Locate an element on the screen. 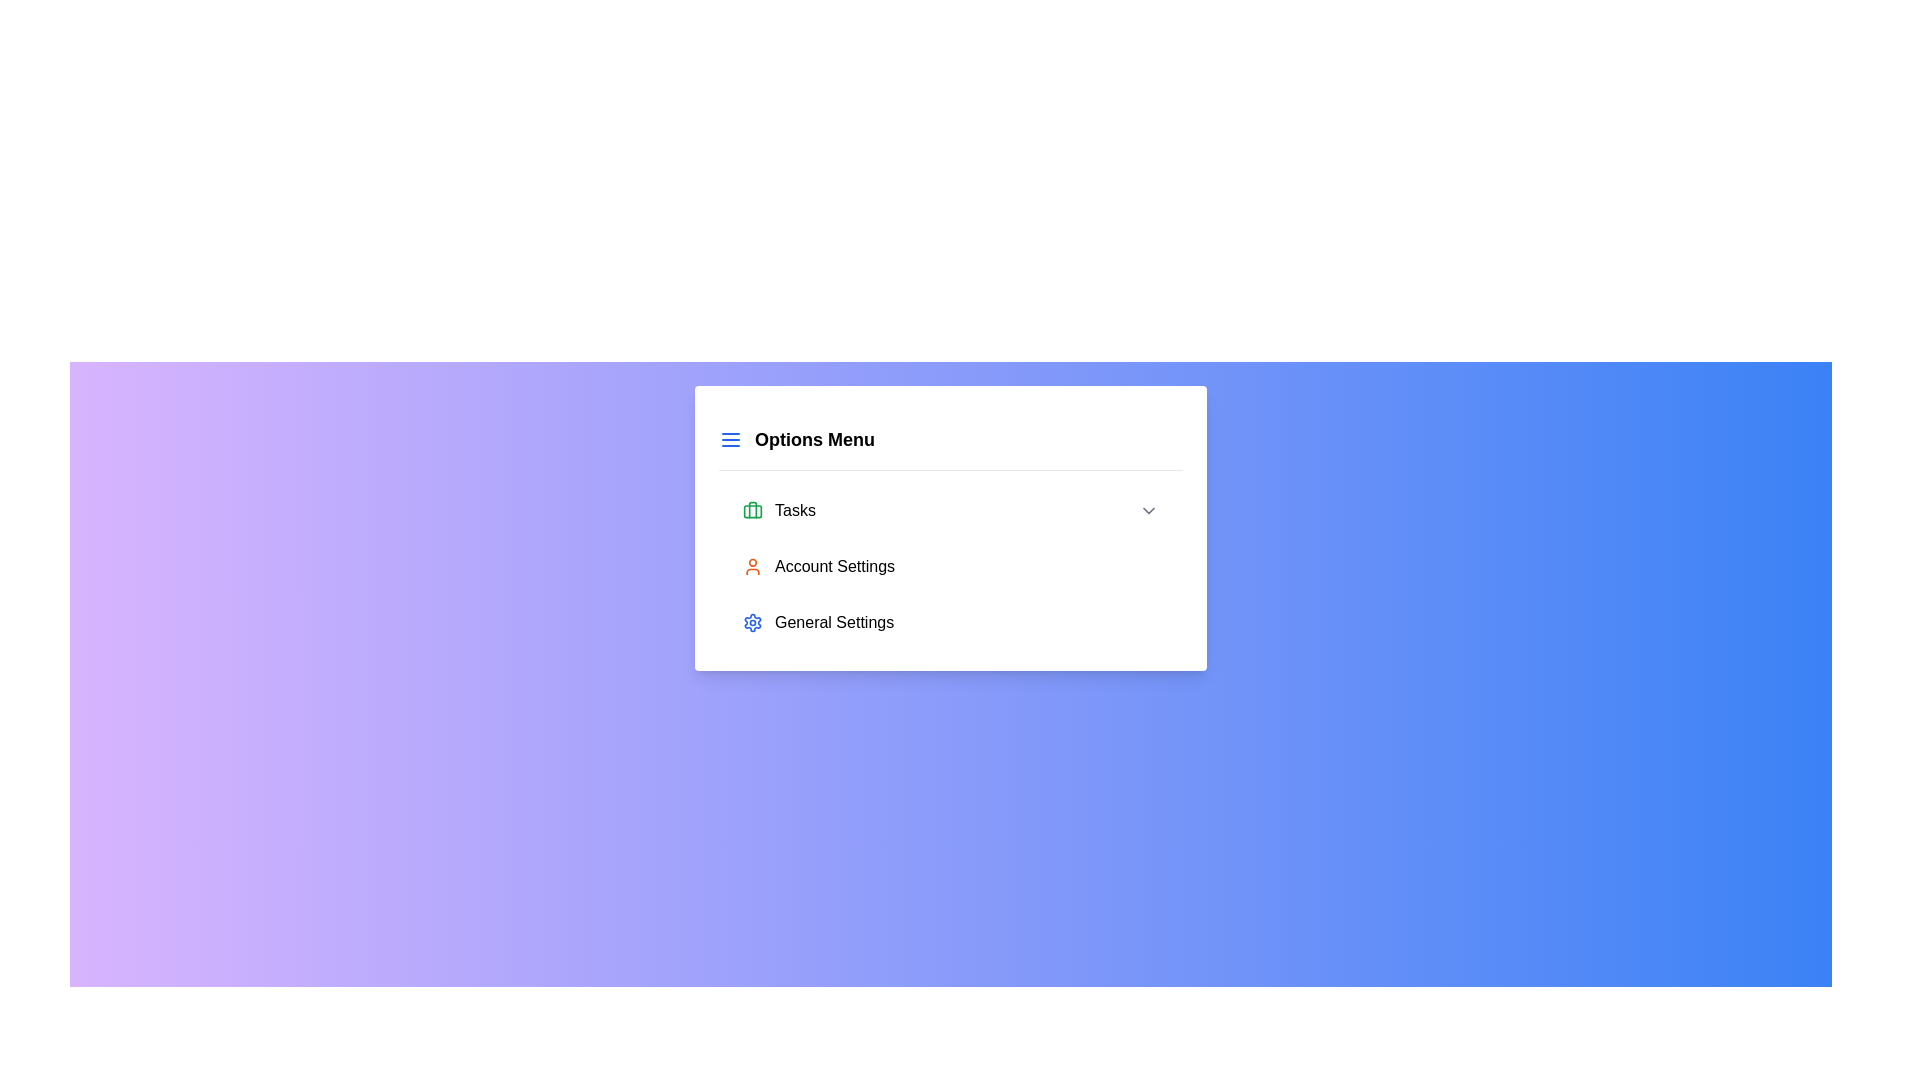 This screenshot has width=1920, height=1080. the Menu Icon consisting of three horizontal blue lines, located is located at coordinates (729, 438).